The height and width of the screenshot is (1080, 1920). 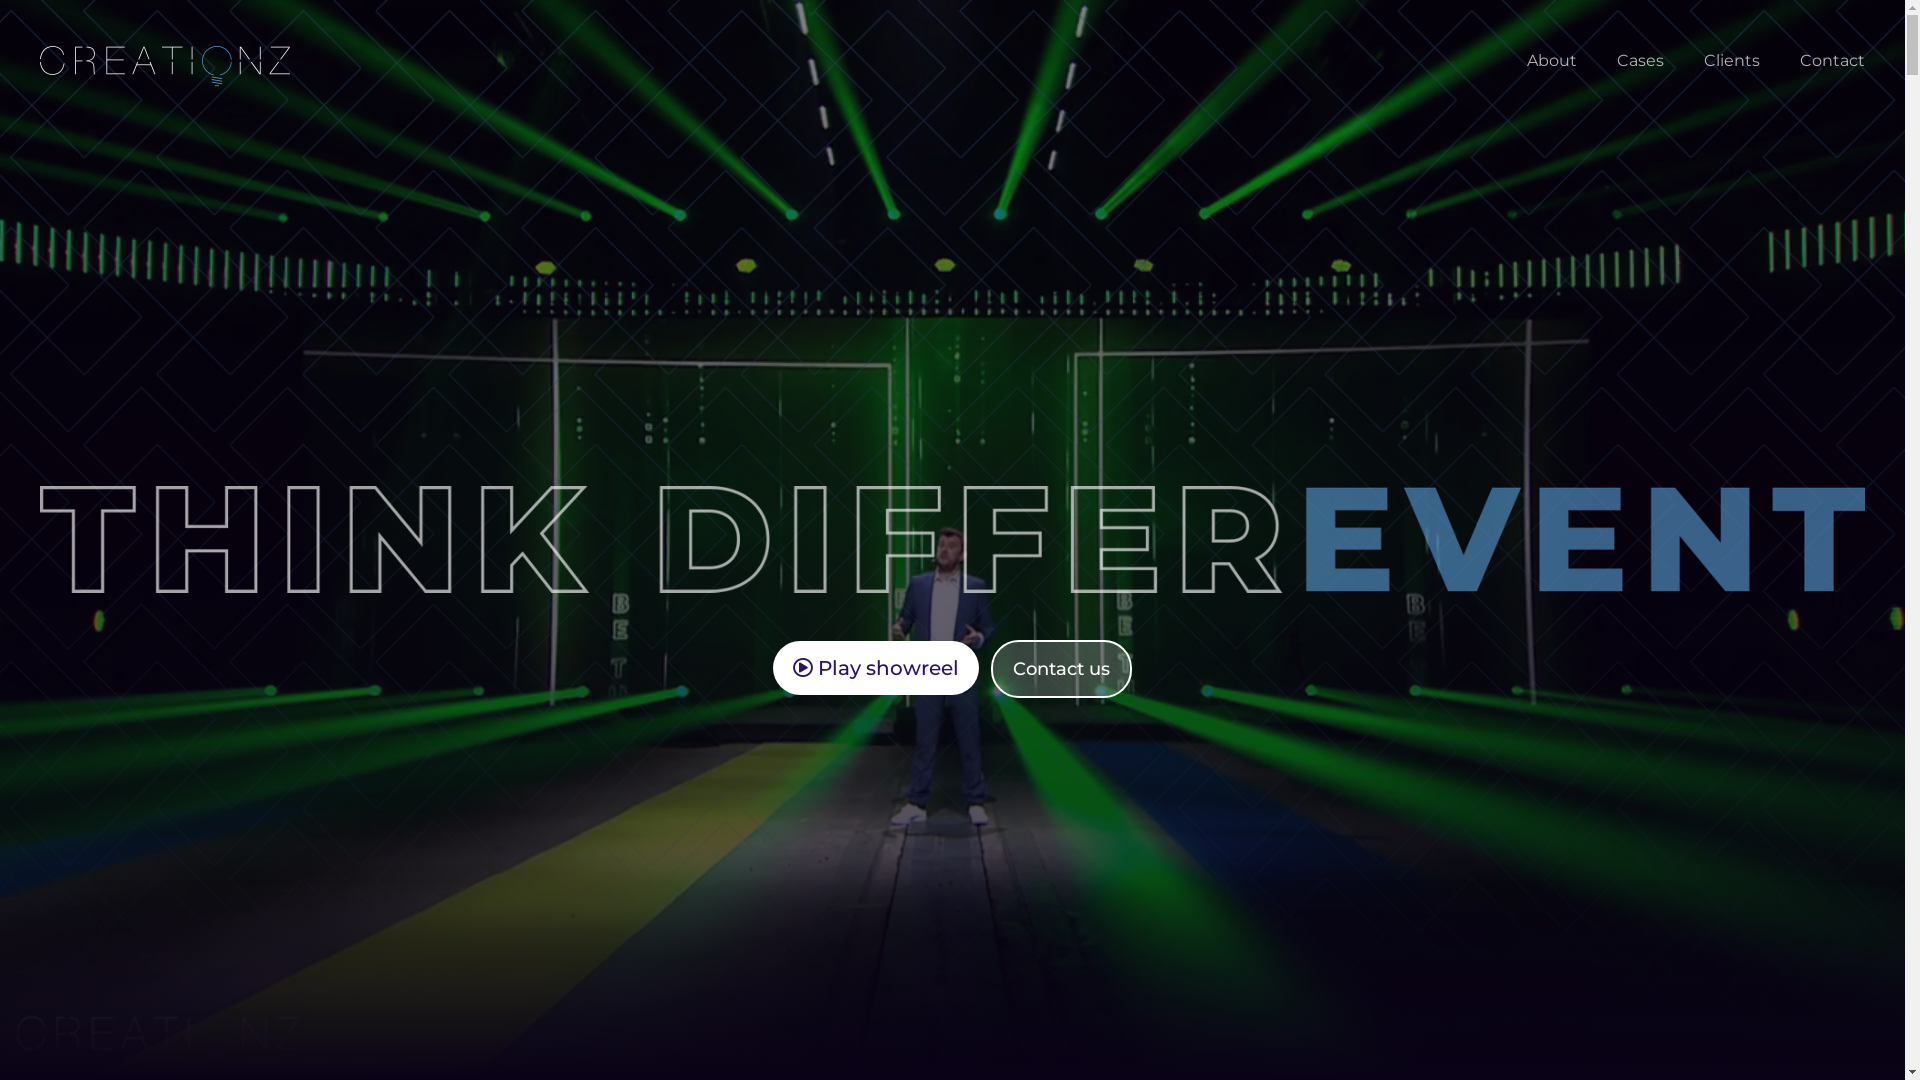 I want to click on 'Contact', so click(x=1800, y=59).